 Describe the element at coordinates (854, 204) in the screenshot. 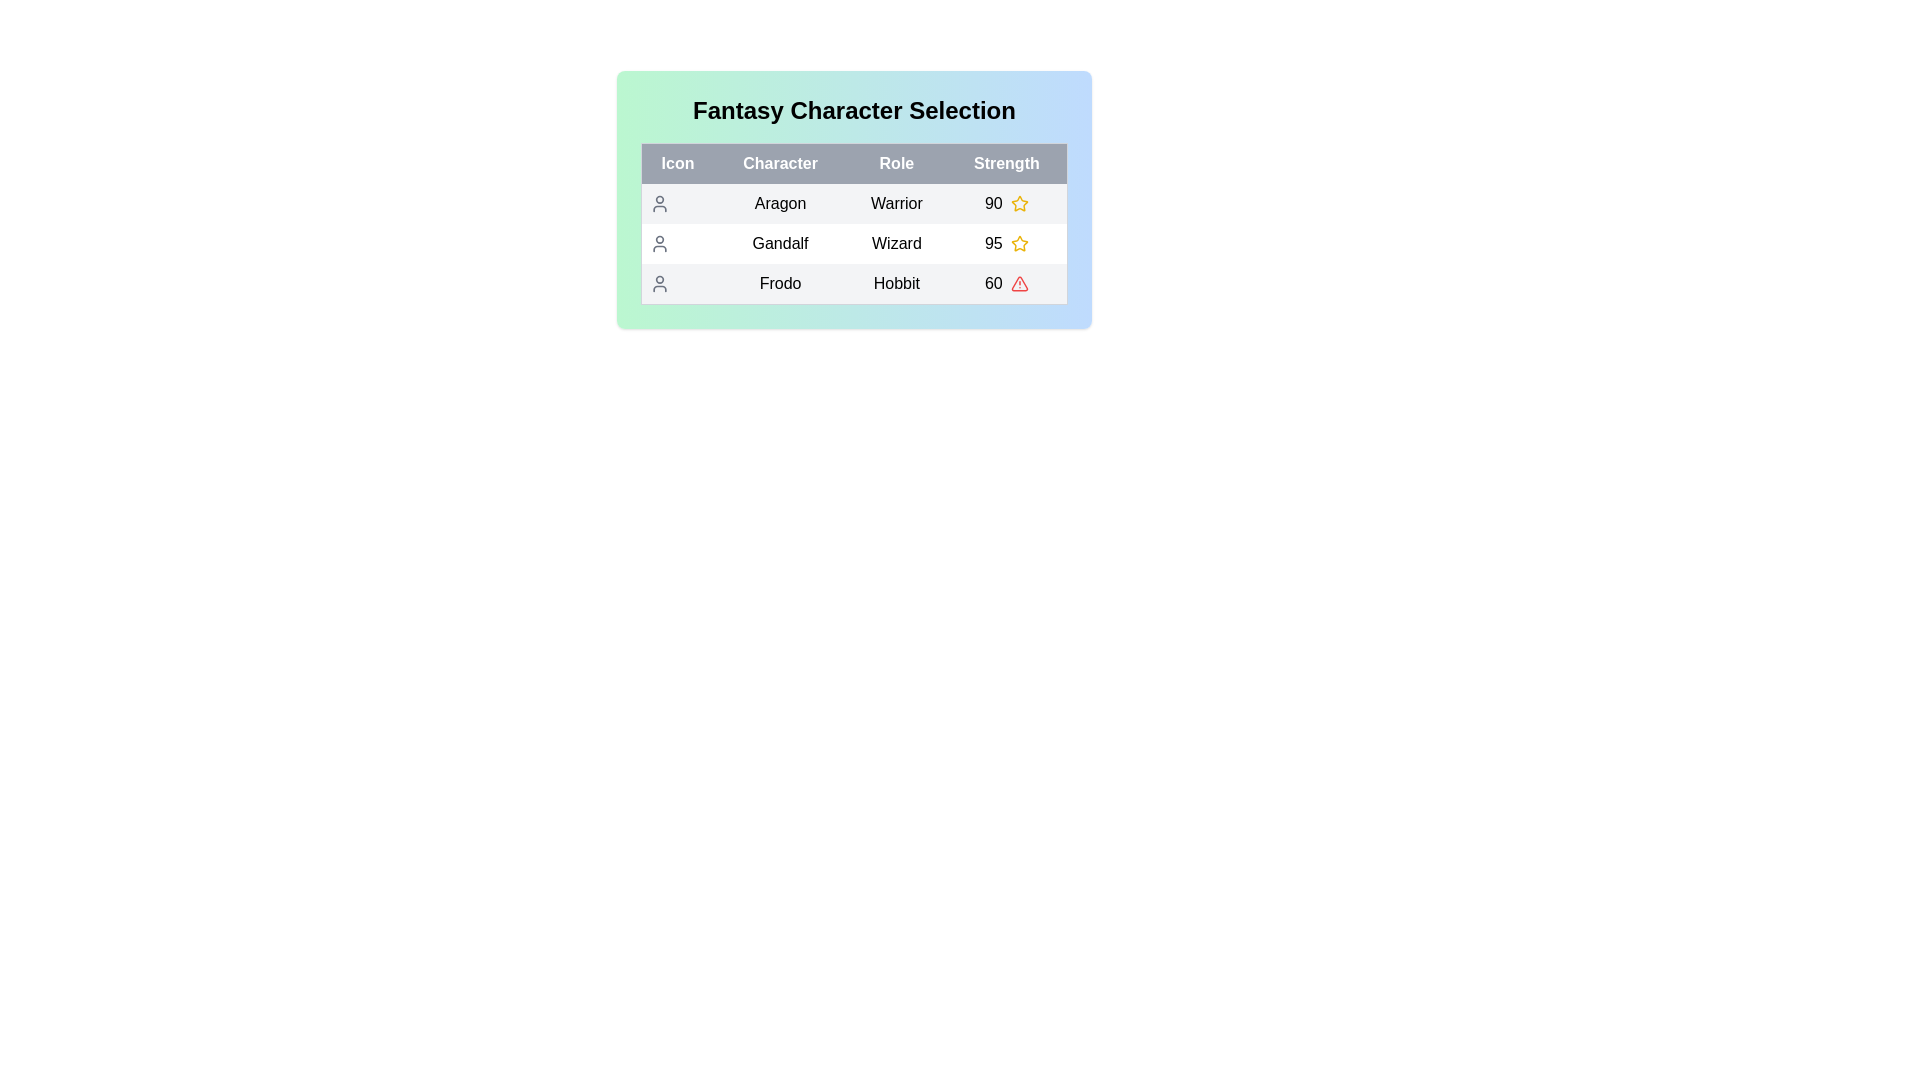

I see `the row corresponding to Aragon to select the character` at that location.